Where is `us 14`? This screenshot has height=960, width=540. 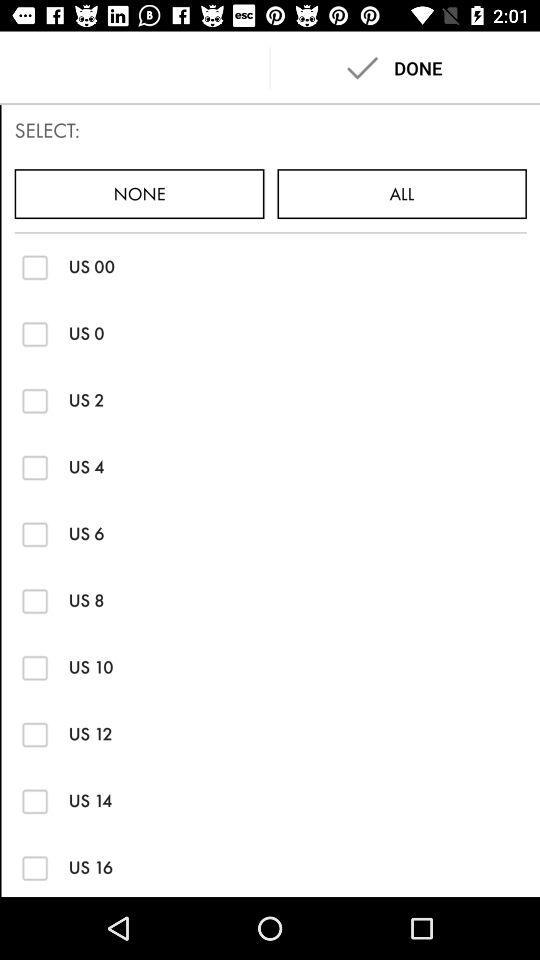 us 14 is located at coordinates (35, 801).